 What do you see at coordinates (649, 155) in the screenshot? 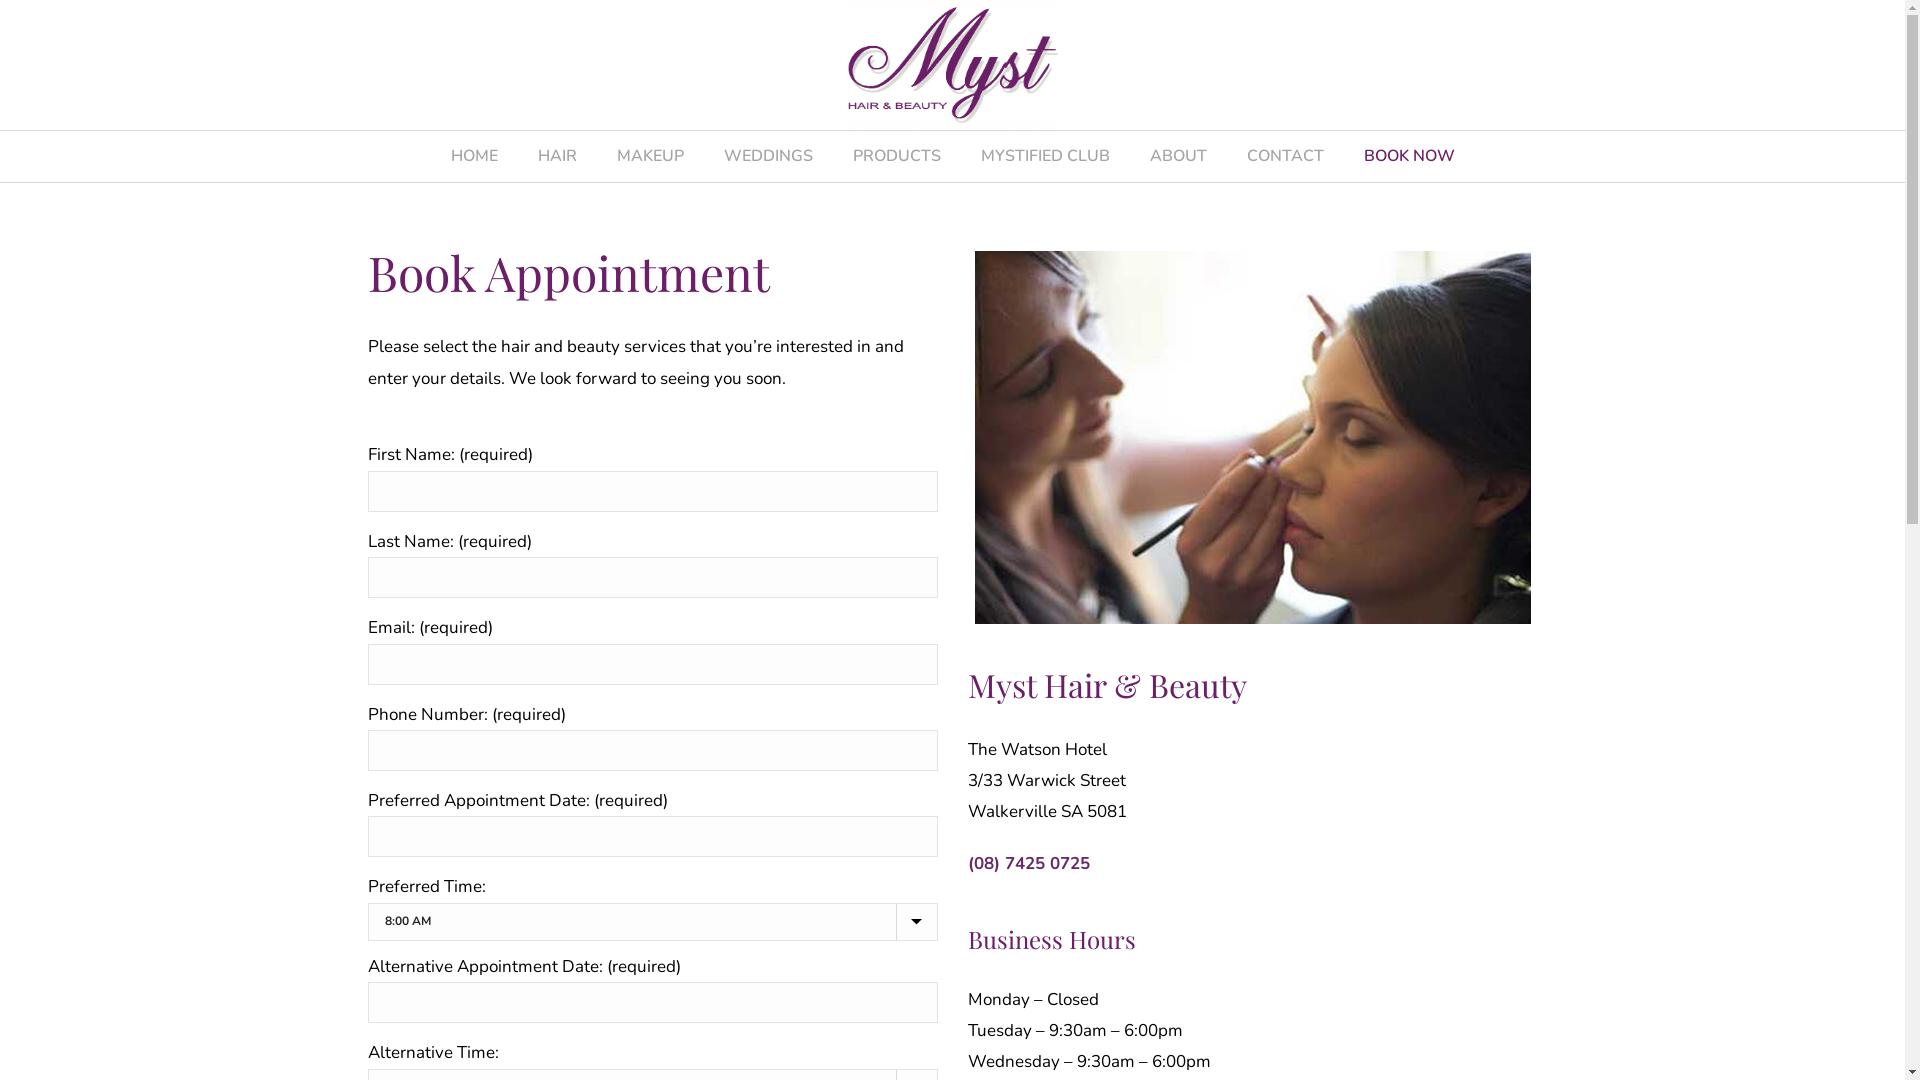
I see `'MAKEUP'` at bounding box center [649, 155].